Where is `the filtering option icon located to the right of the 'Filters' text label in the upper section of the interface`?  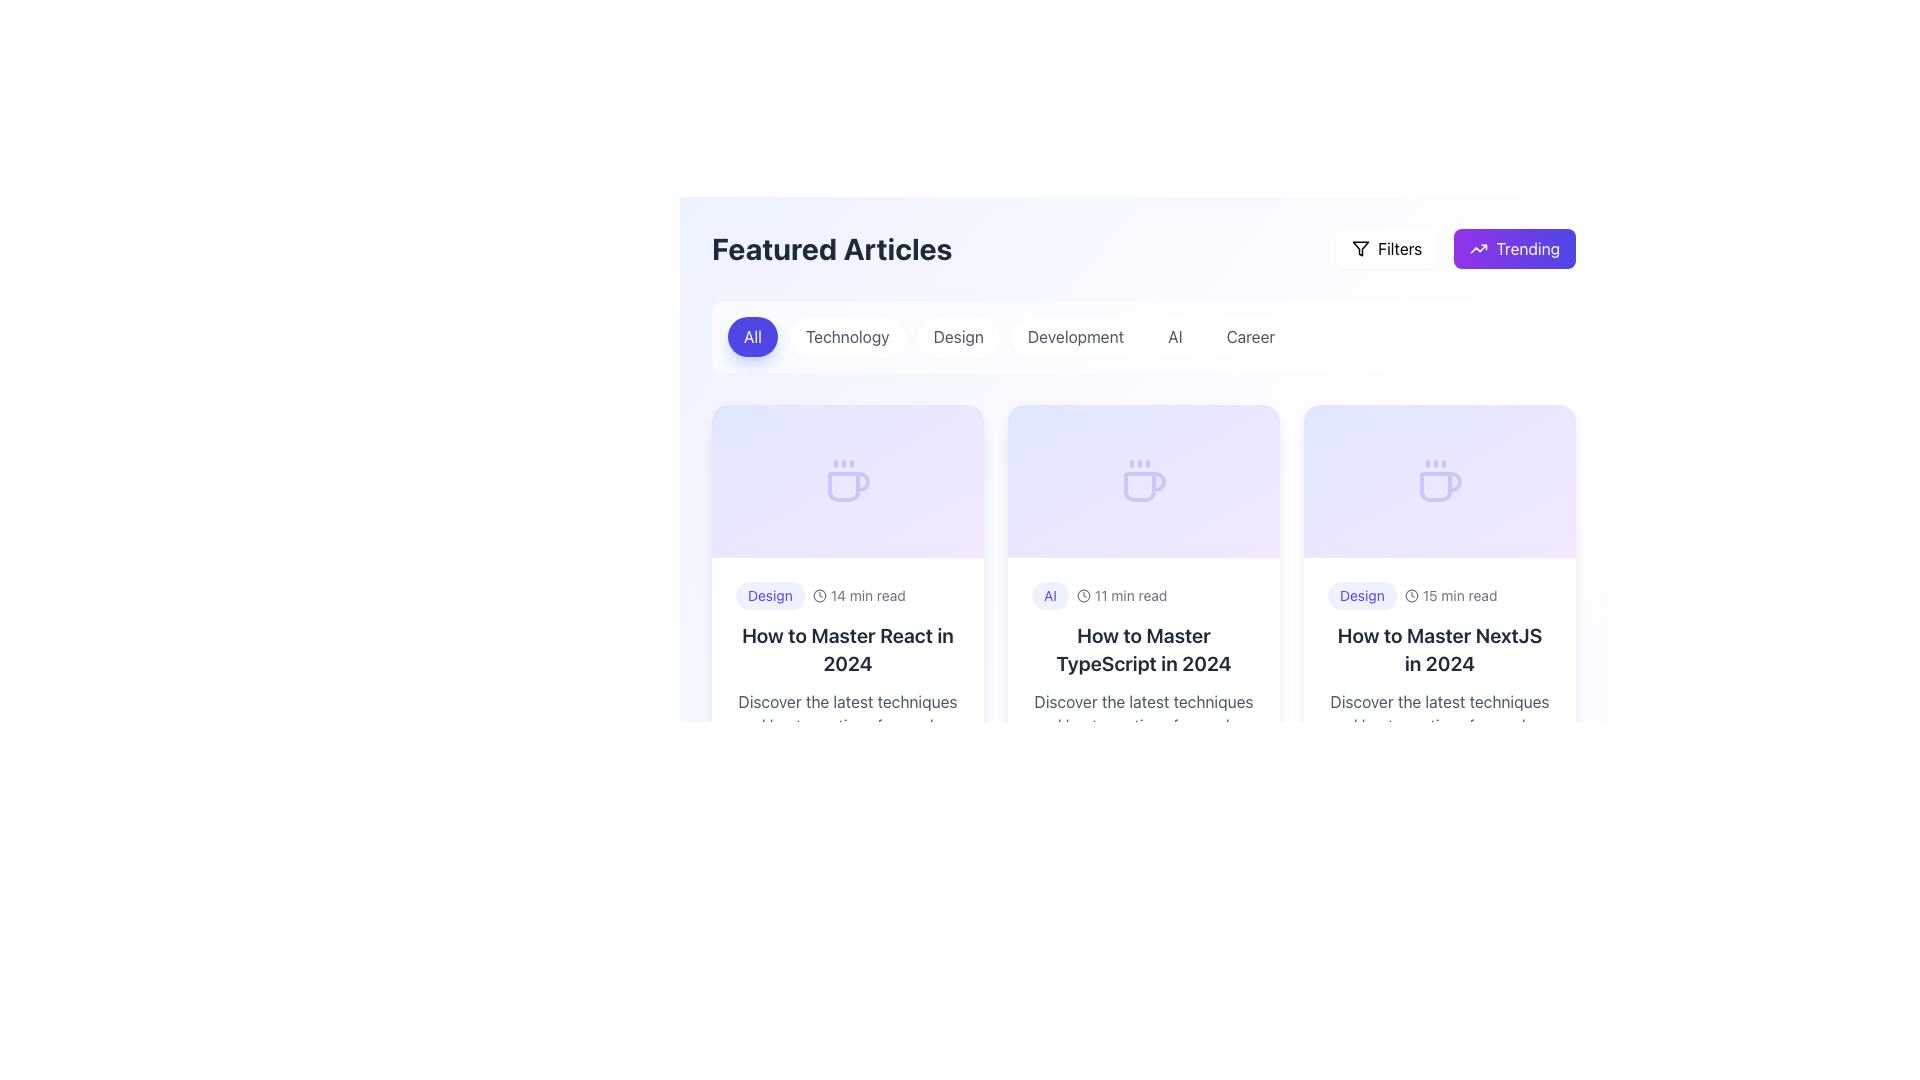 the filtering option icon located to the right of the 'Filters' text label in the upper section of the interface is located at coordinates (1360, 248).